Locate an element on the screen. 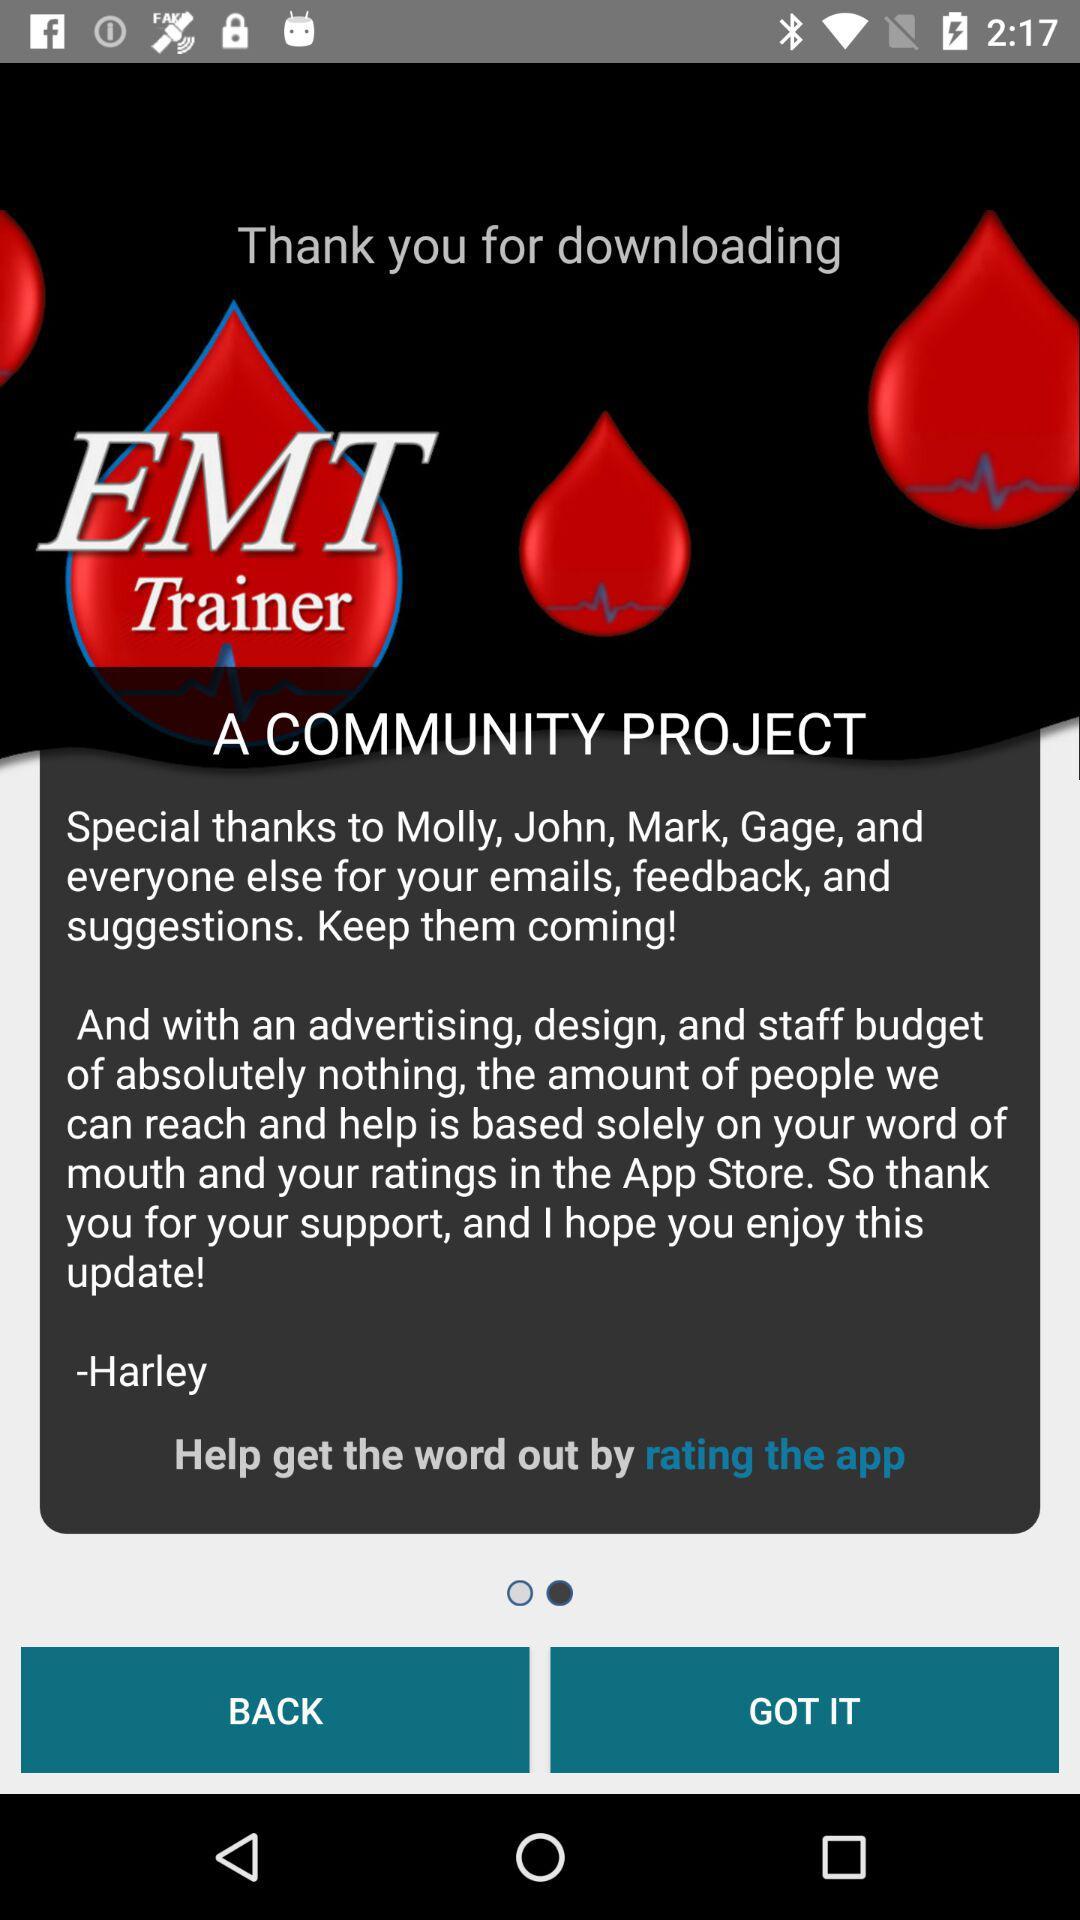 The width and height of the screenshot is (1080, 1920). item to the right of help get the item is located at coordinates (774, 1452).